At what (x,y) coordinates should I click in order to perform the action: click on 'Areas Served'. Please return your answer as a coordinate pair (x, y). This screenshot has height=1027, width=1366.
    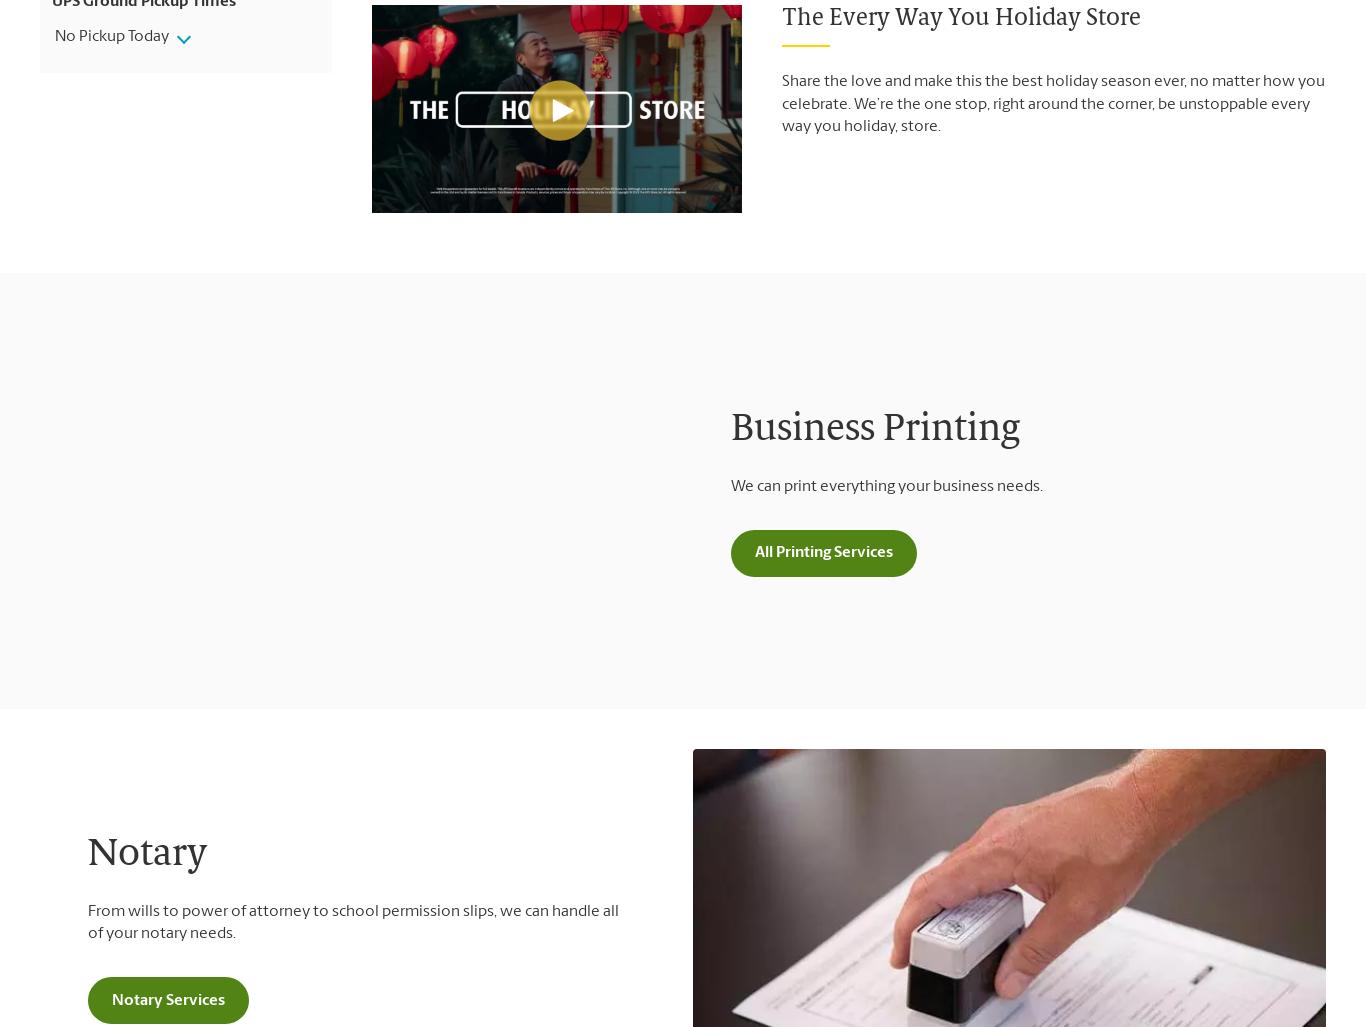
    Looking at the image, I should click on (147, 178).